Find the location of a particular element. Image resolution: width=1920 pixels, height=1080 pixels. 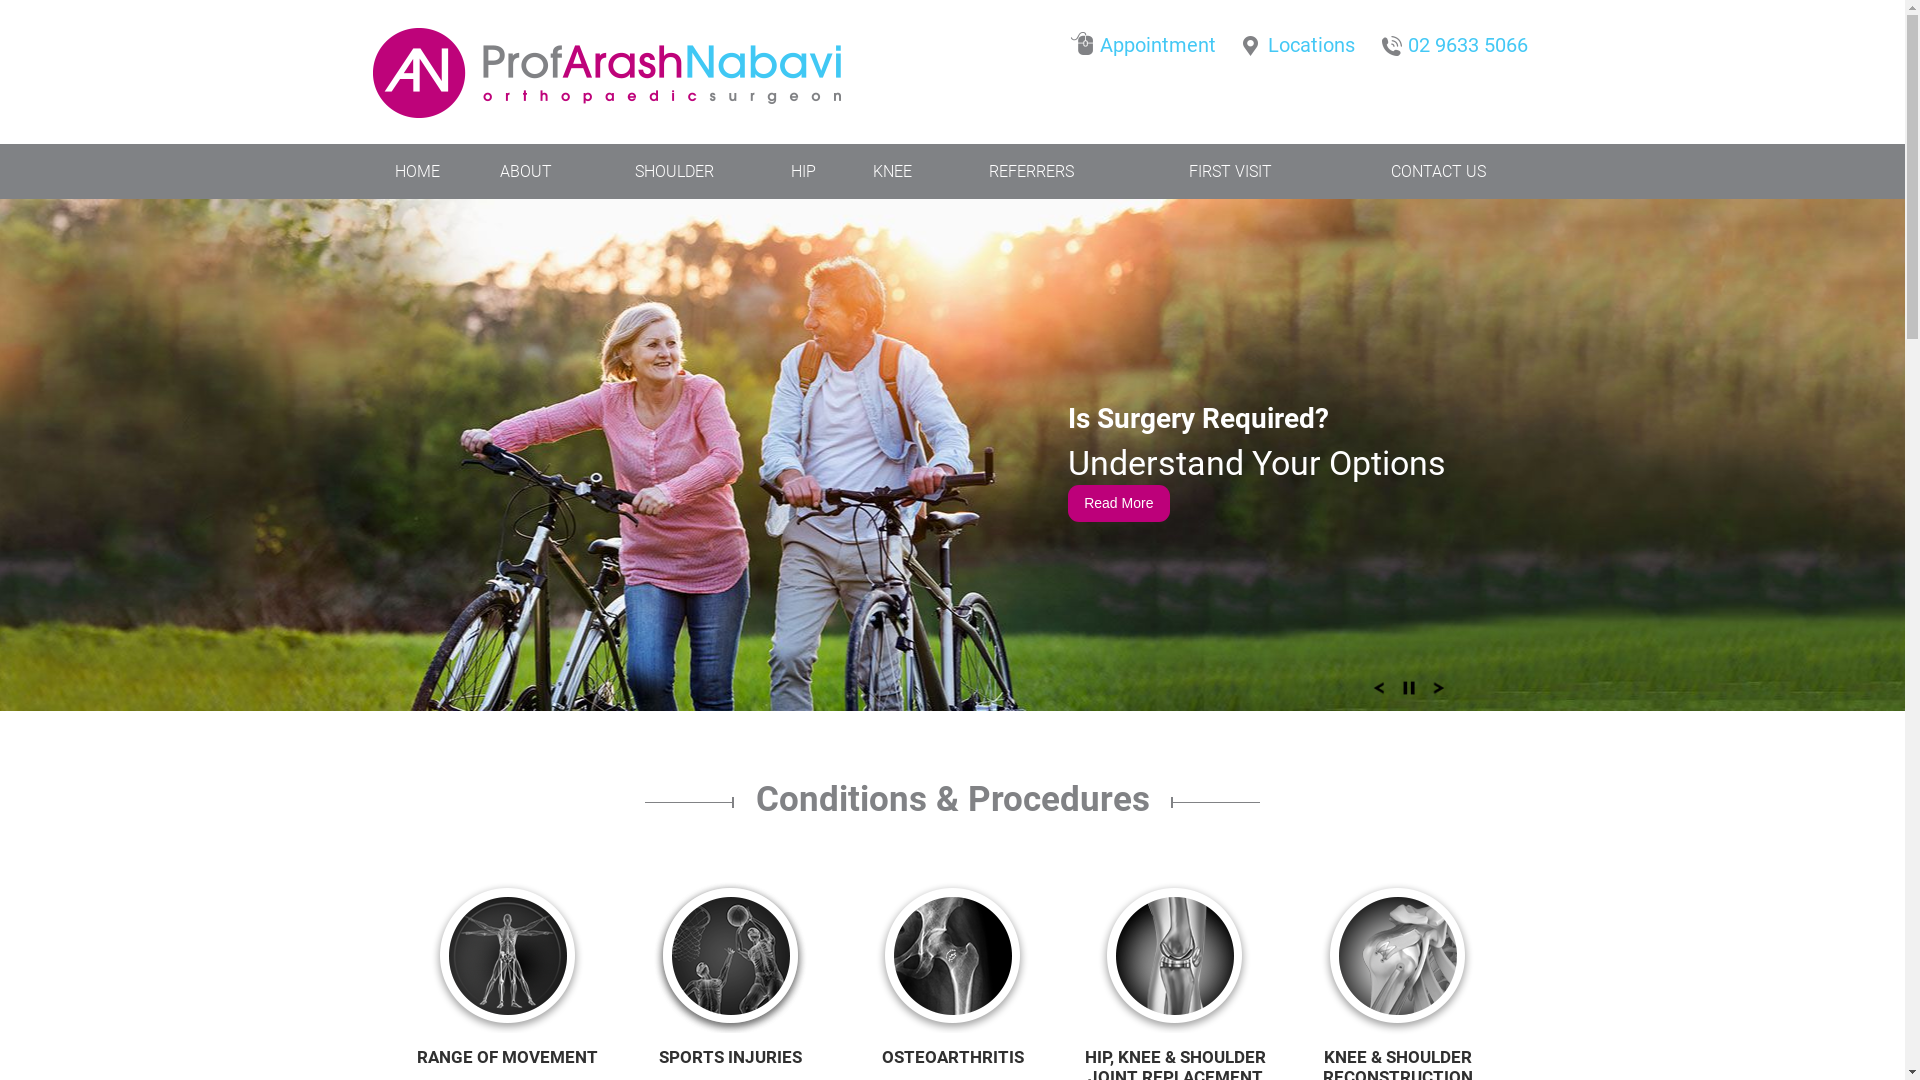

'FIRST VISIT' is located at coordinates (1228, 170).